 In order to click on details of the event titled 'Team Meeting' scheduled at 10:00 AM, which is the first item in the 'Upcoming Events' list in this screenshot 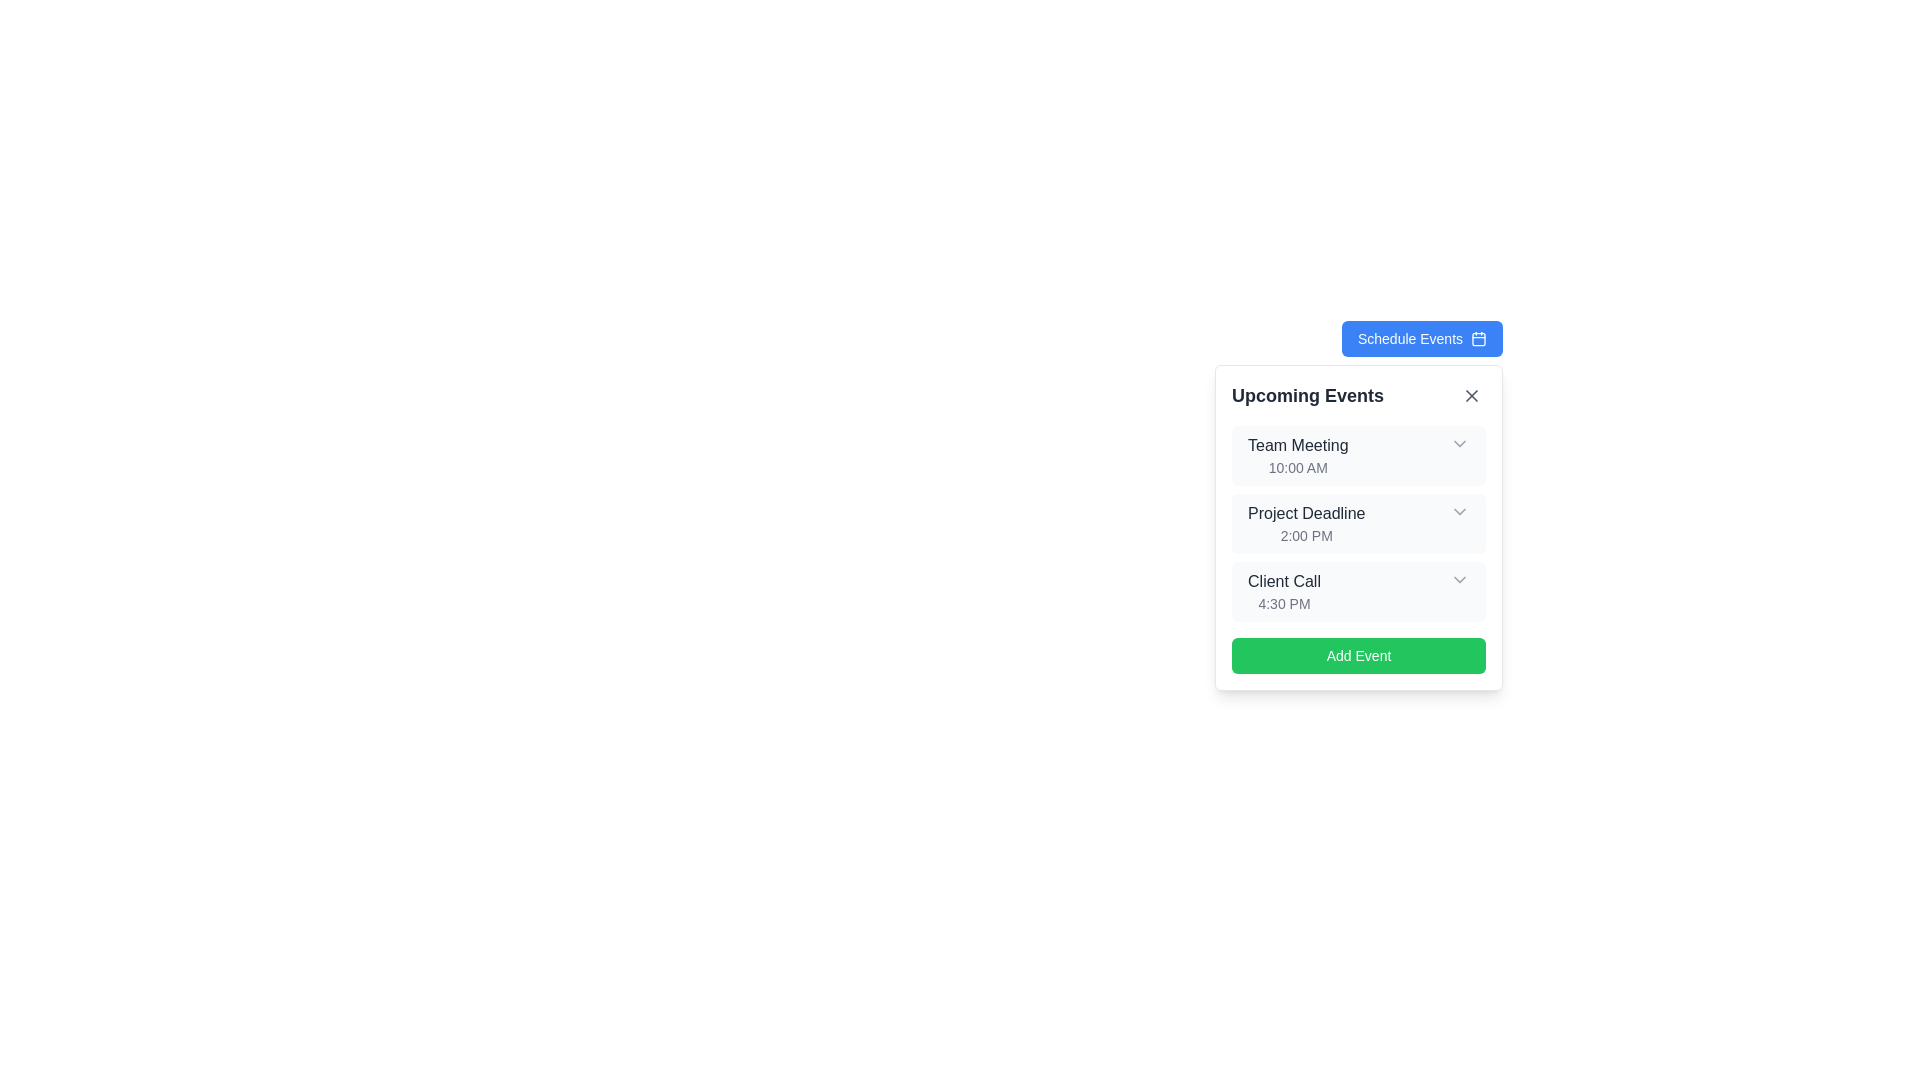, I will do `click(1298, 455)`.